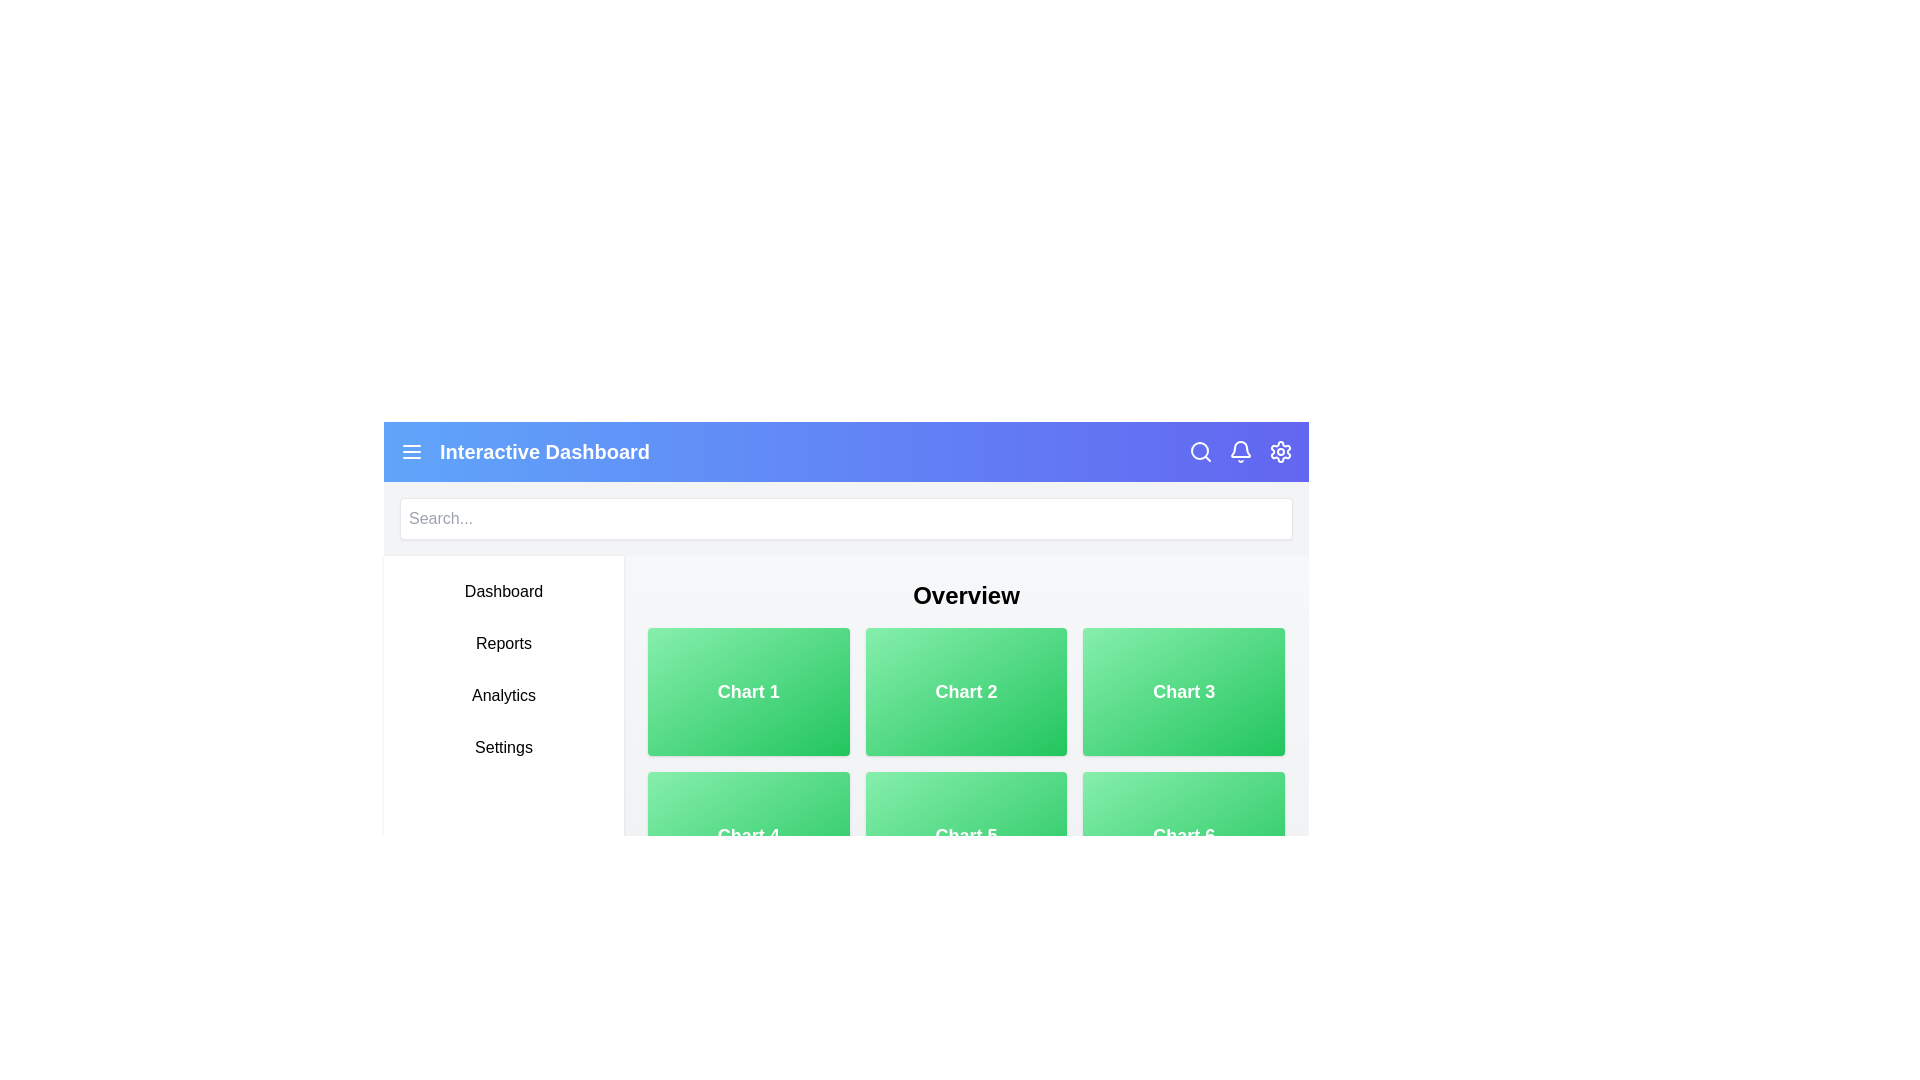  What do you see at coordinates (1240, 451) in the screenshot?
I see `the notification bell icon` at bounding box center [1240, 451].